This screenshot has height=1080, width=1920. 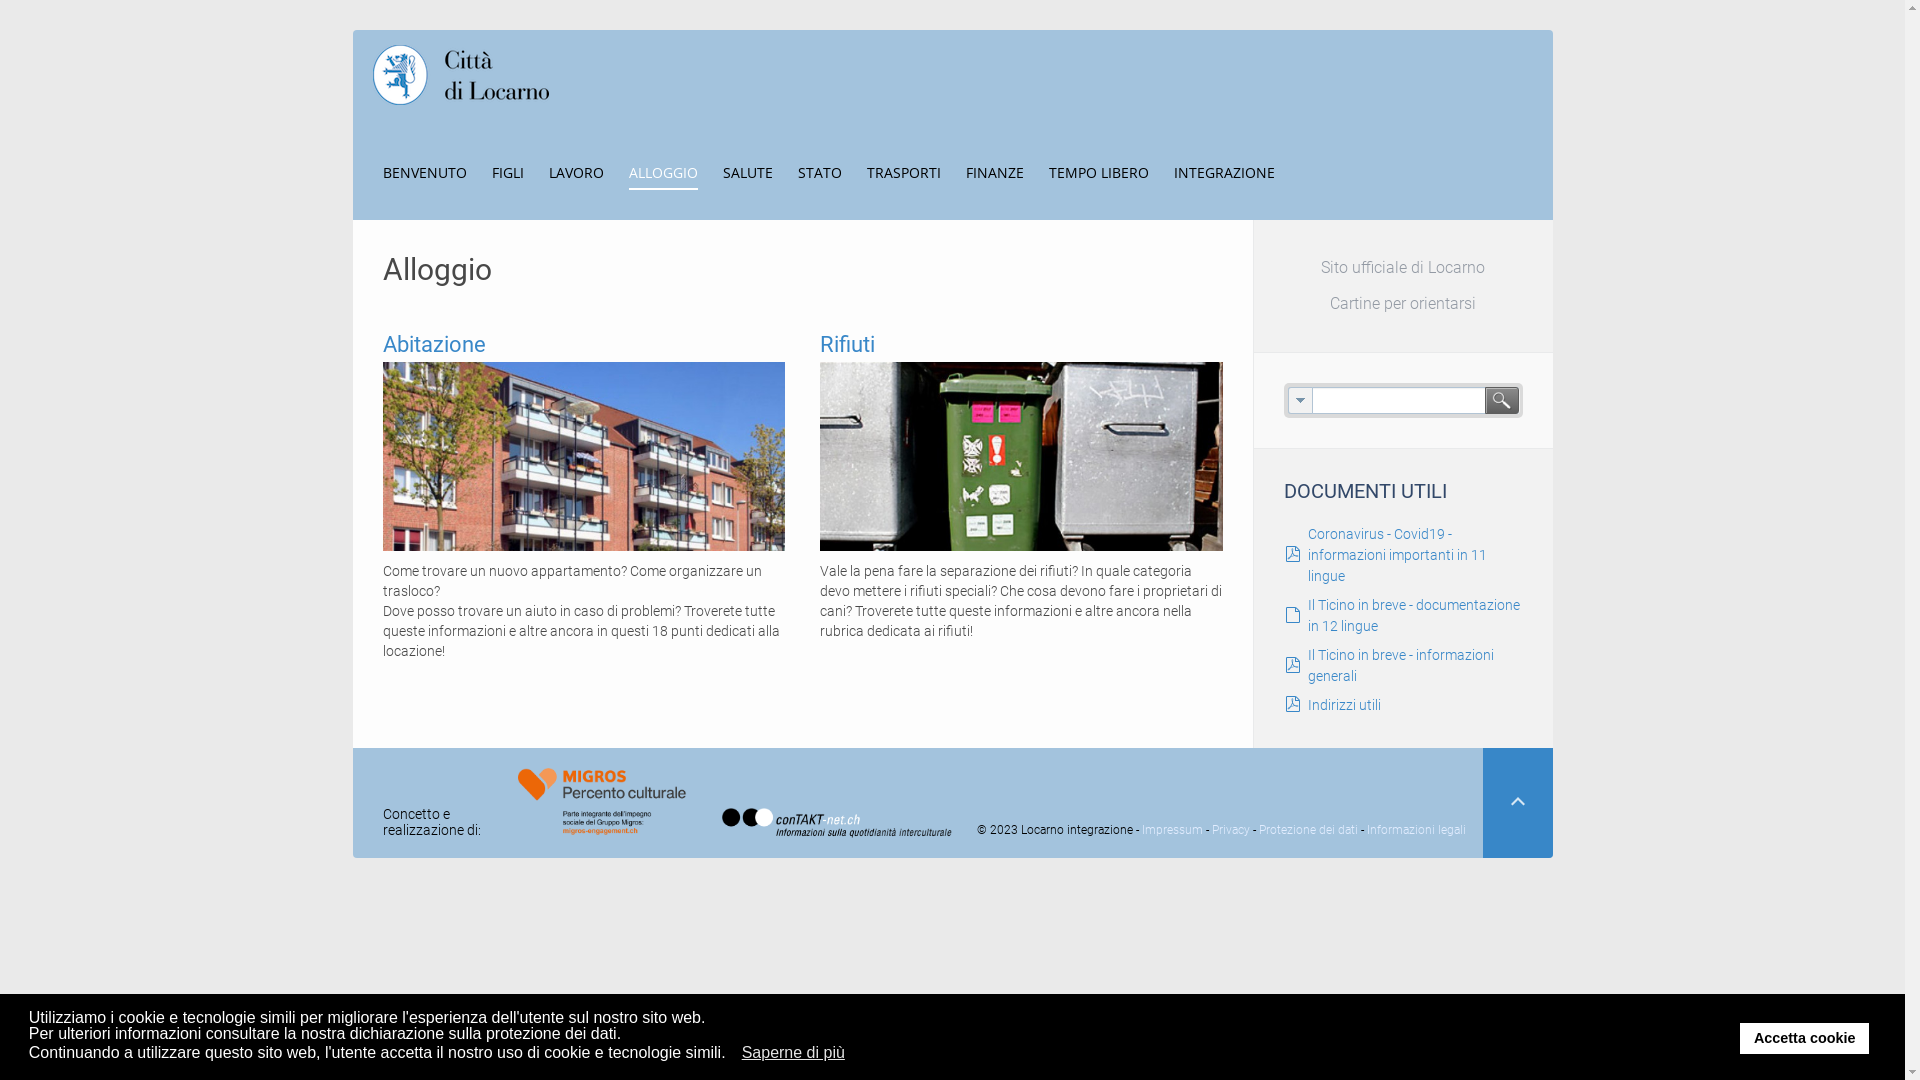 I want to click on 'Impressum', so click(x=1172, y=829).